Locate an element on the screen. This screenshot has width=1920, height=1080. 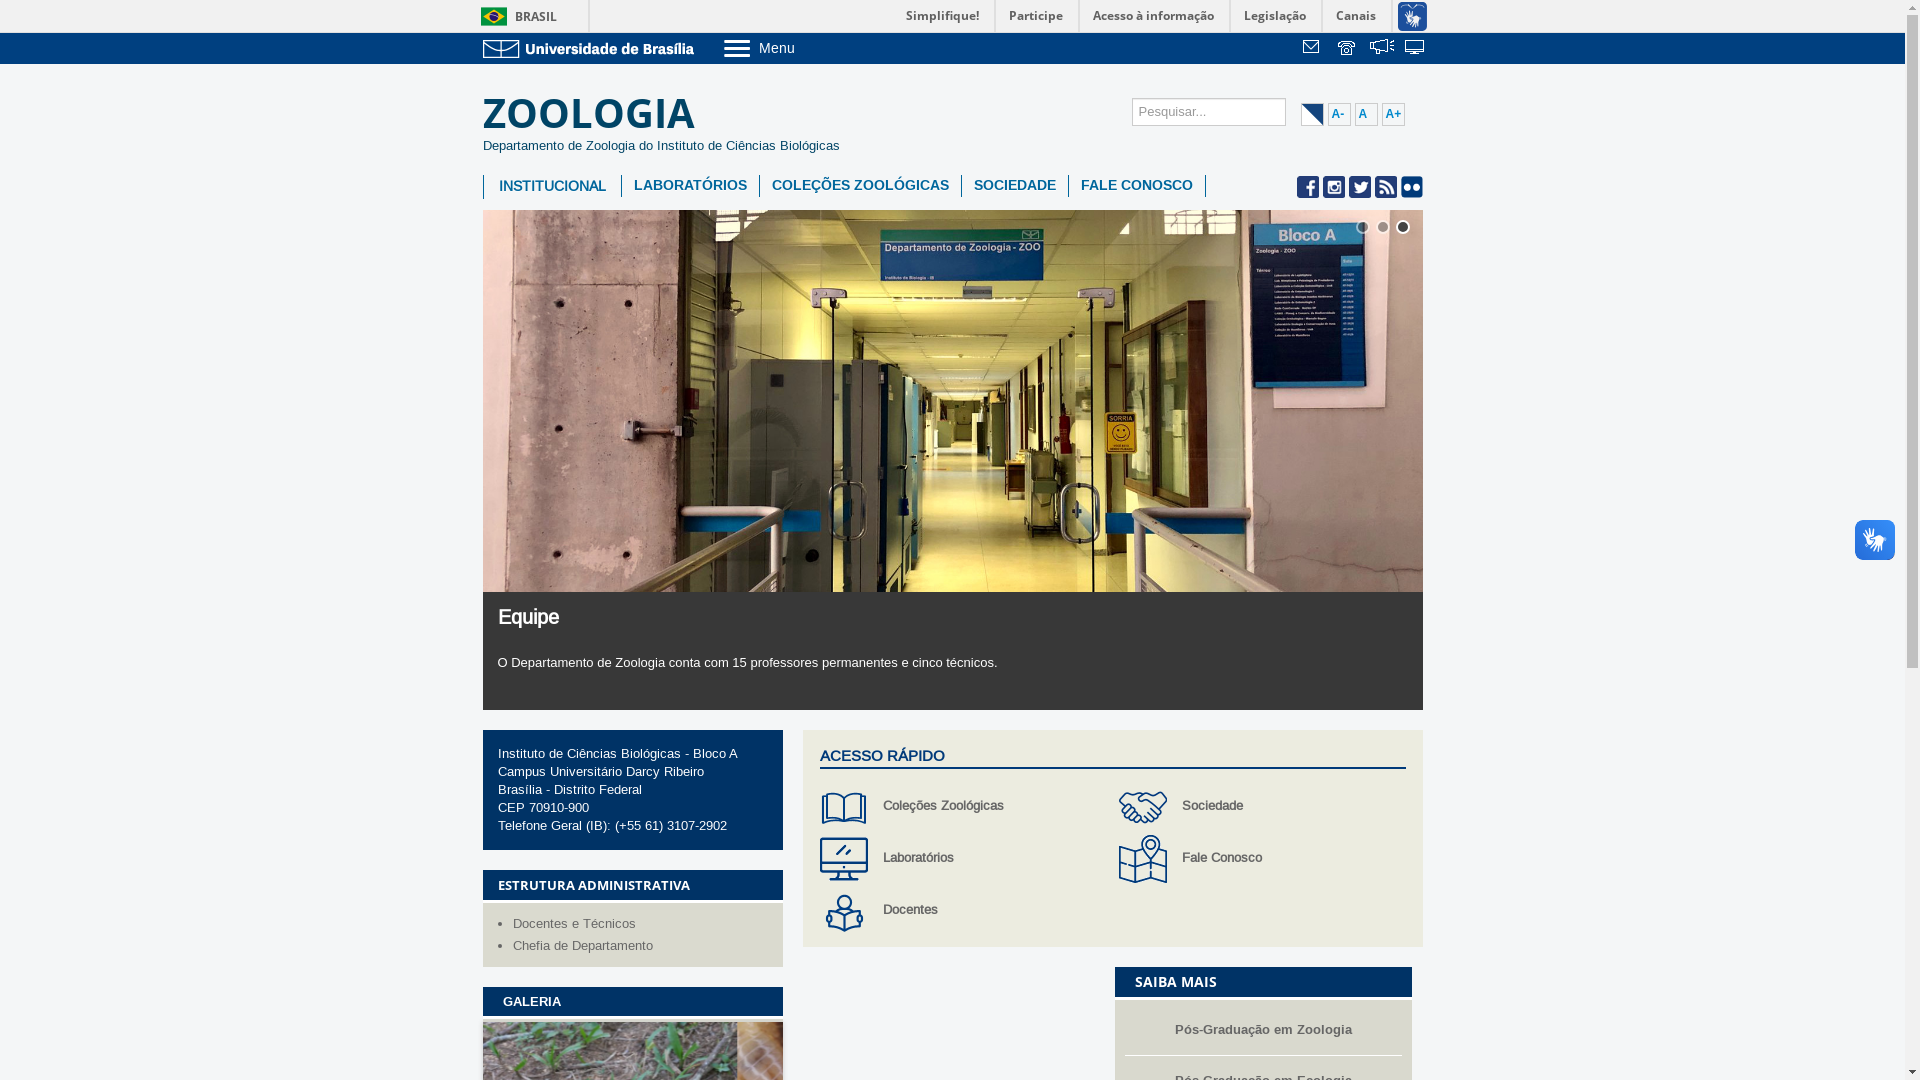
' ' is located at coordinates (1381, 48).